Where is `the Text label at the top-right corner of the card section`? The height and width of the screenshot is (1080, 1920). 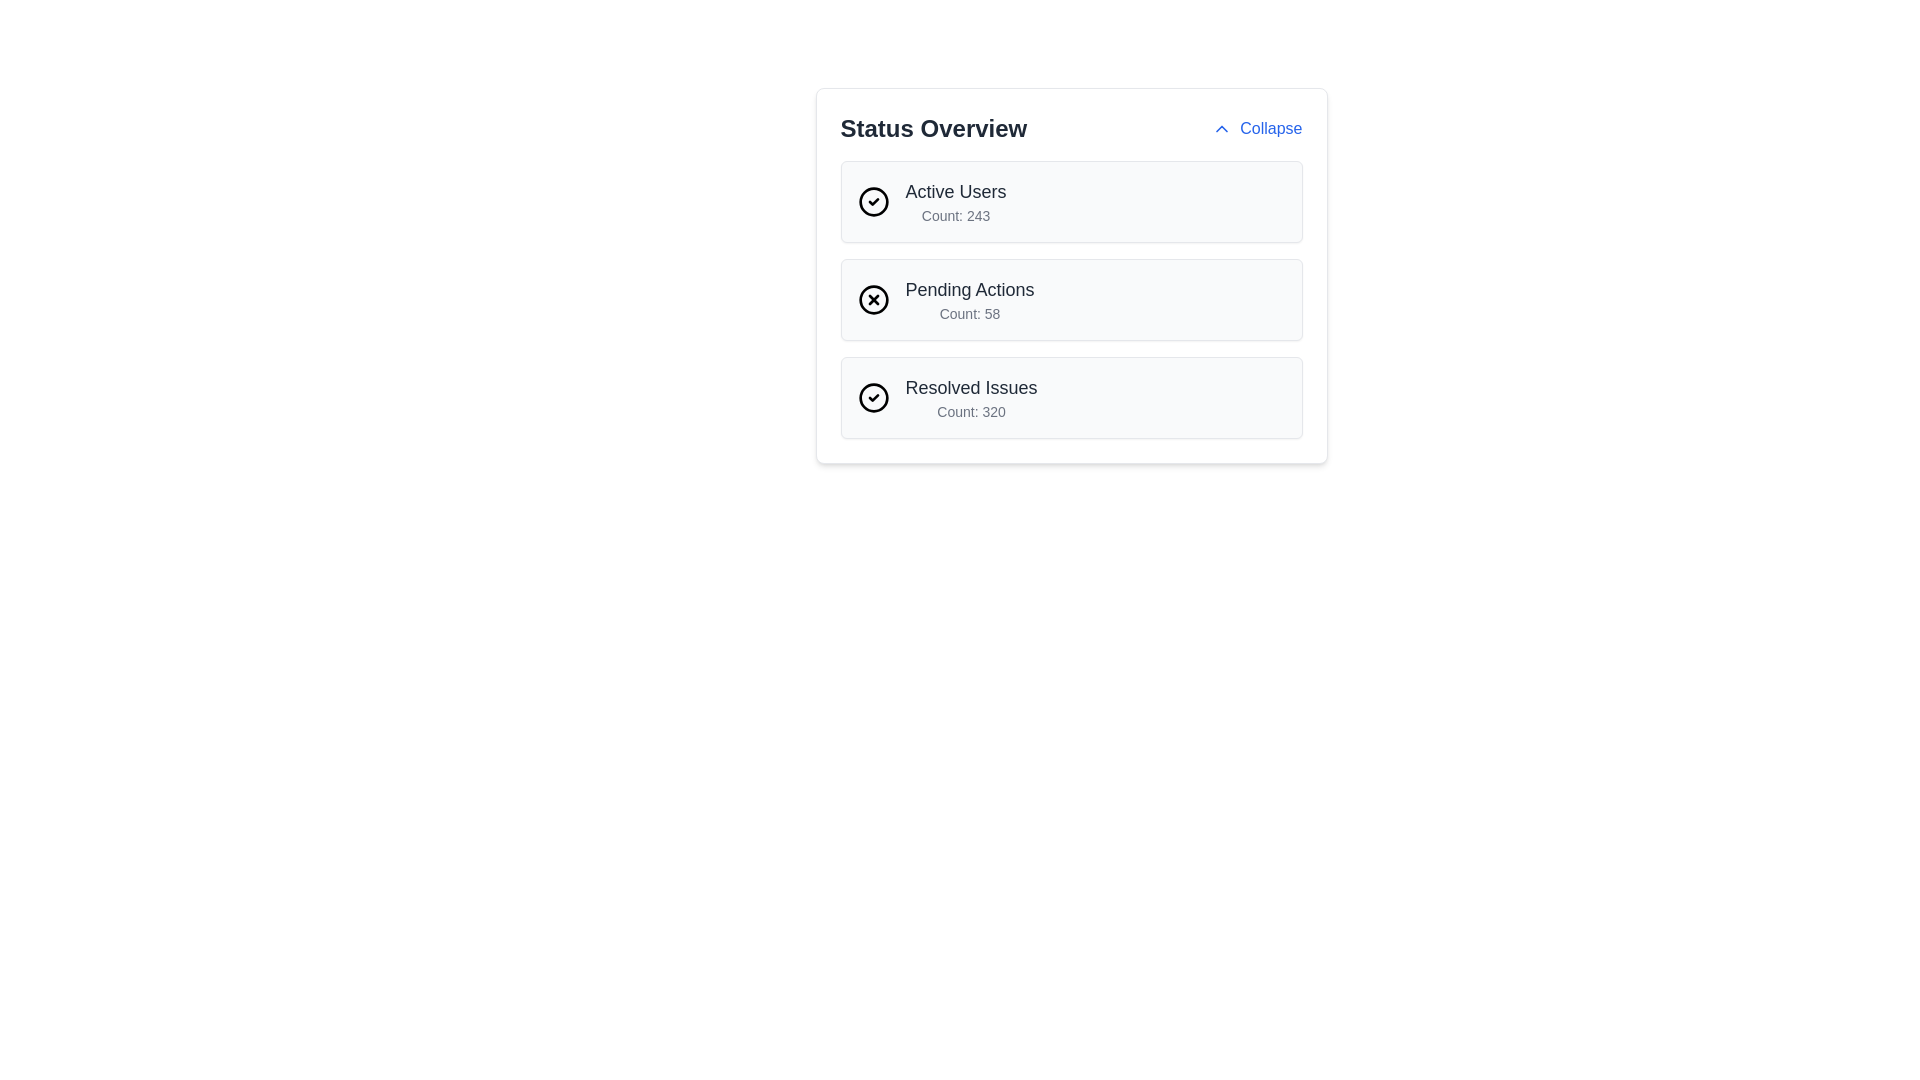
the Text label at the top-right corner of the card section is located at coordinates (1270, 128).